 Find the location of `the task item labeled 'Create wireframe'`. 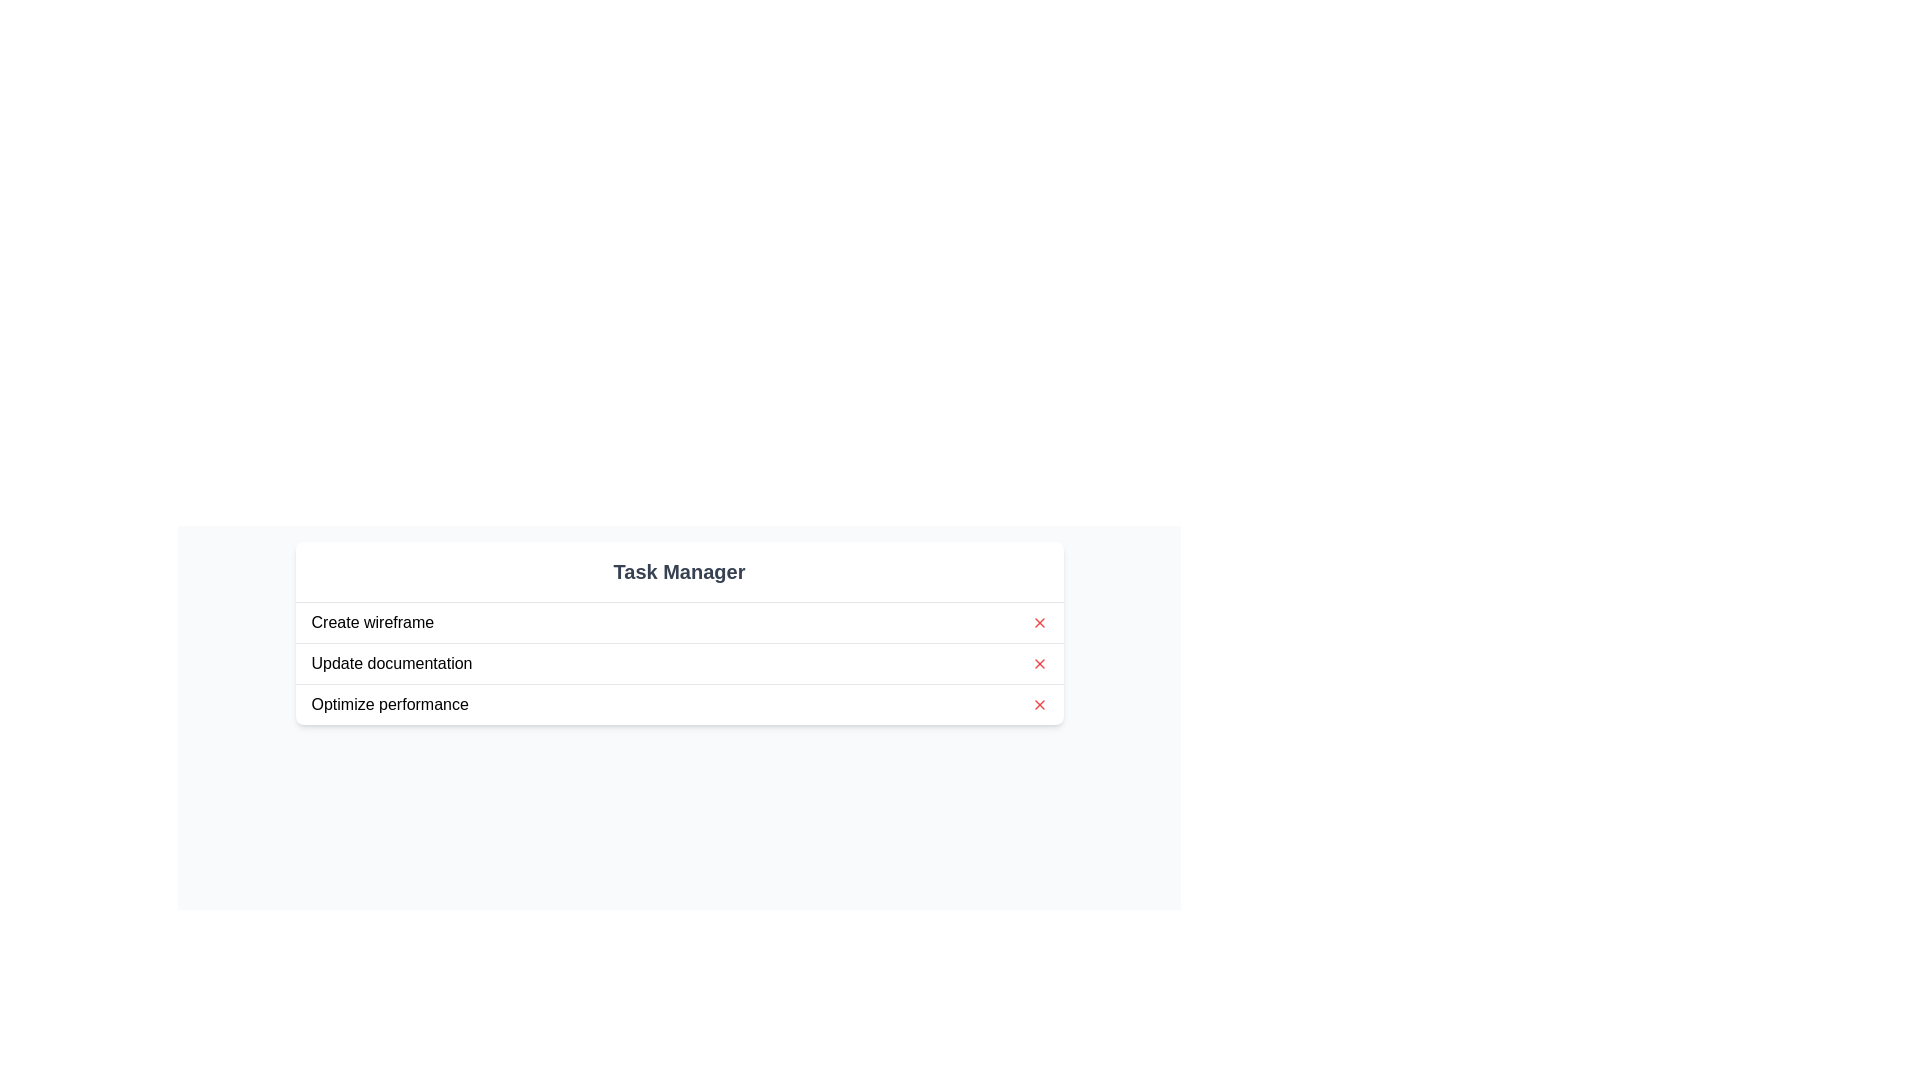

the task item labeled 'Create wireframe' is located at coordinates (679, 622).